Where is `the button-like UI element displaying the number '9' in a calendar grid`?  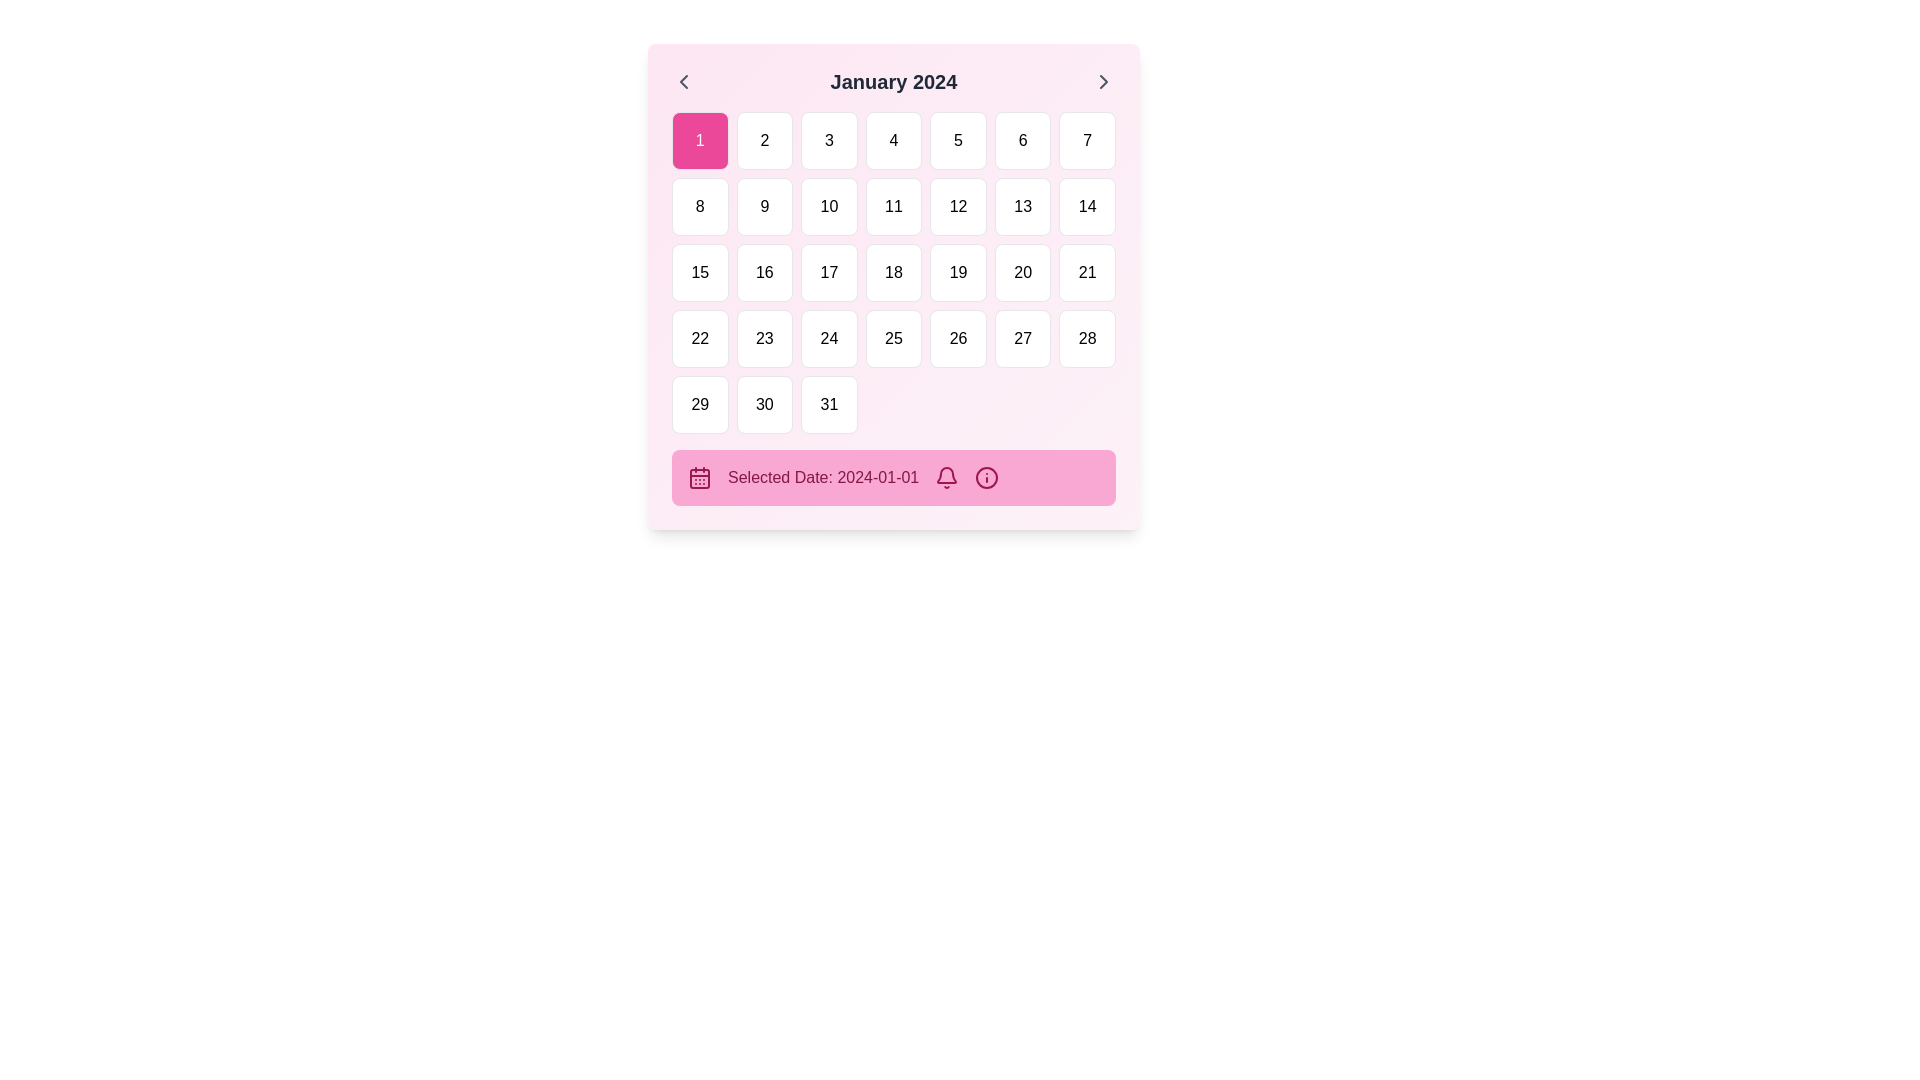
the button-like UI element displaying the number '9' in a calendar grid is located at coordinates (763, 207).